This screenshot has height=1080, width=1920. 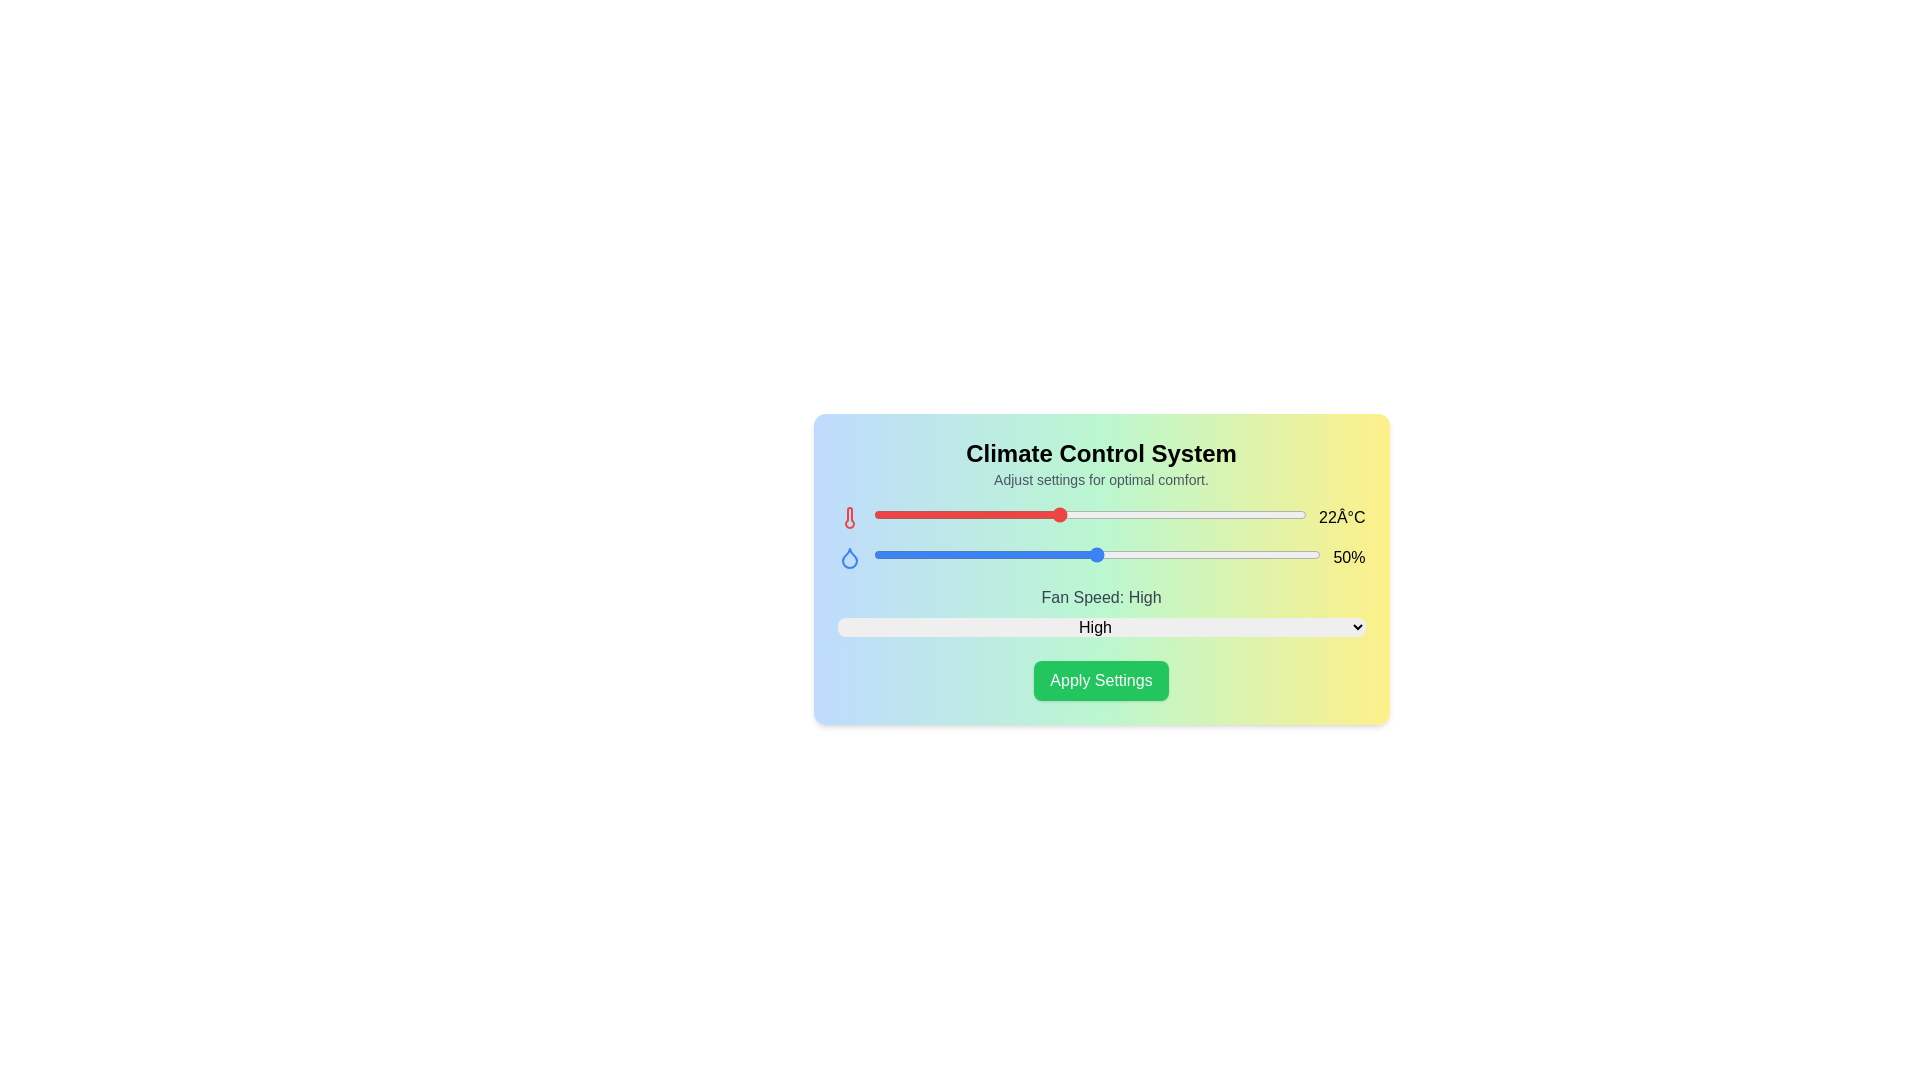 What do you see at coordinates (1118, 555) in the screenshot?
I see `the humidity slider to 52%` at bounding box center [1118, 555].